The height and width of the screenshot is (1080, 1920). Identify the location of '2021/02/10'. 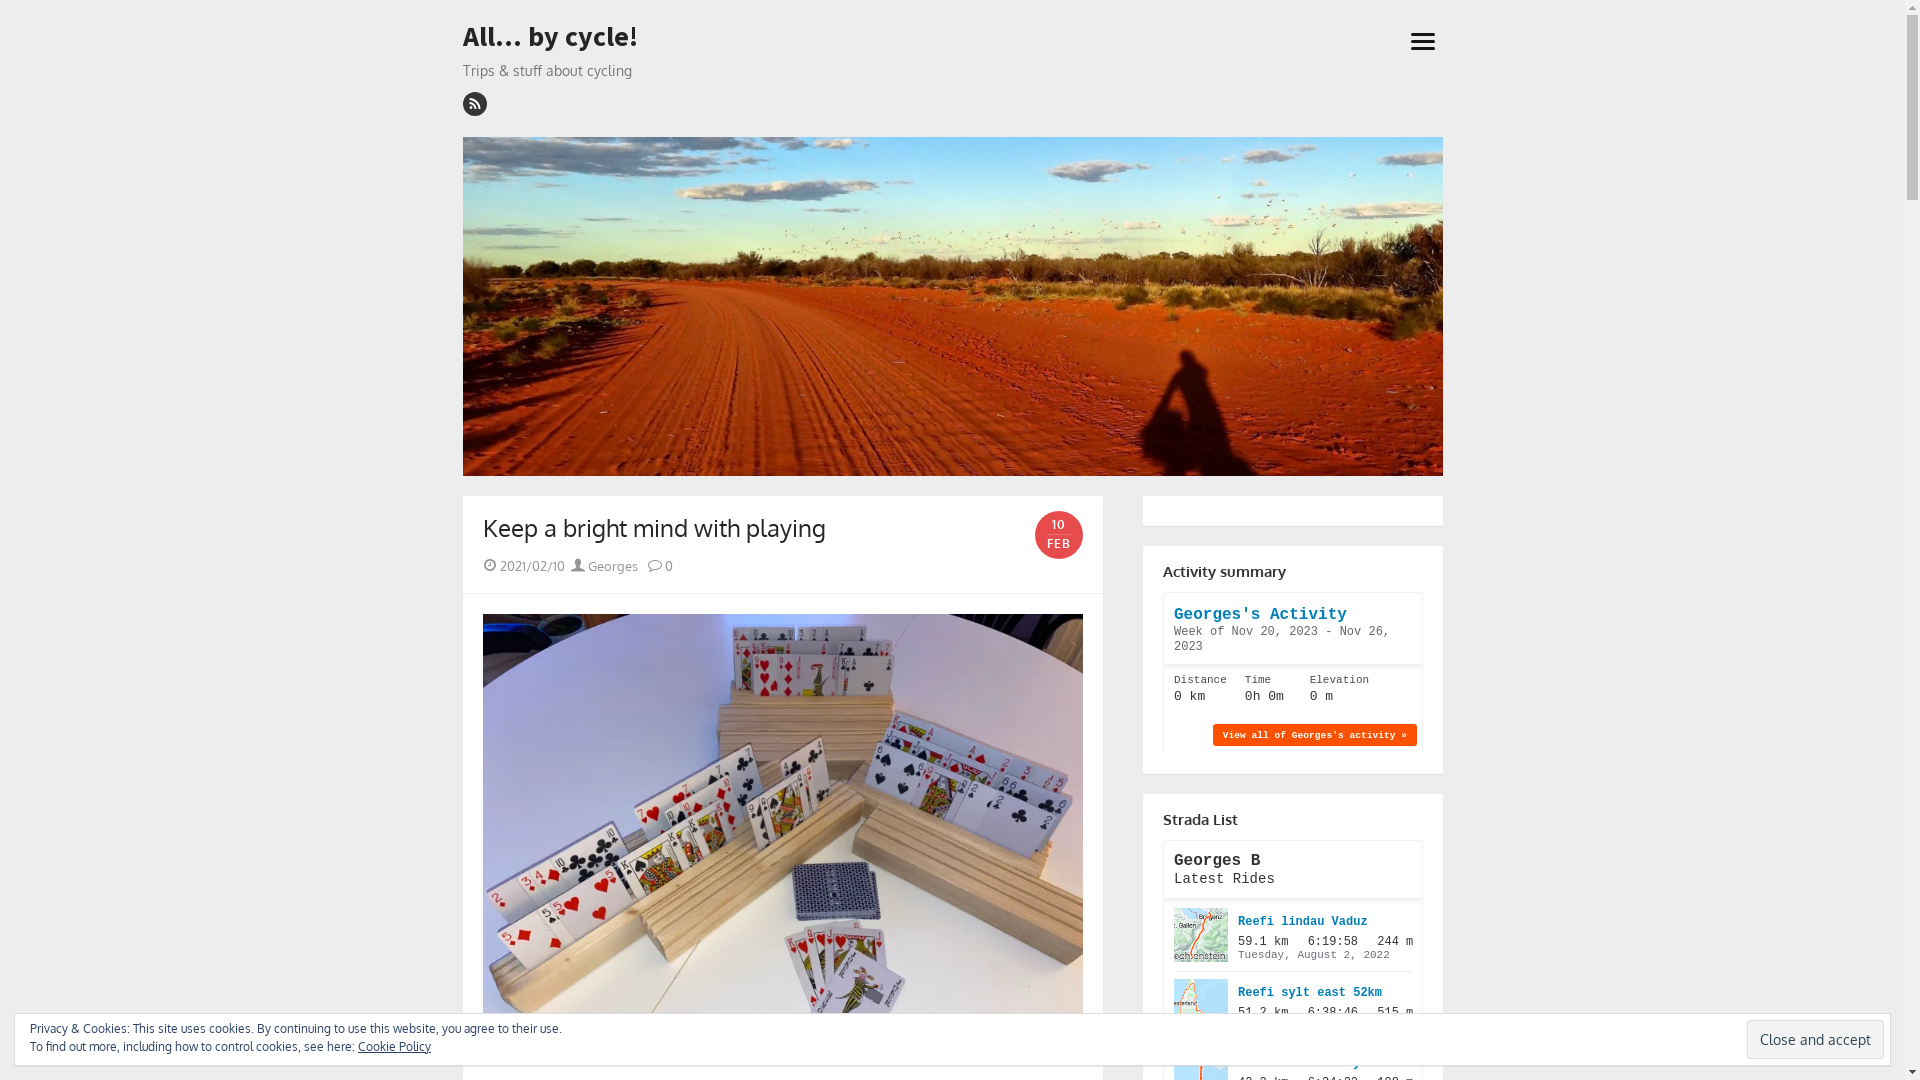
(532, 566).